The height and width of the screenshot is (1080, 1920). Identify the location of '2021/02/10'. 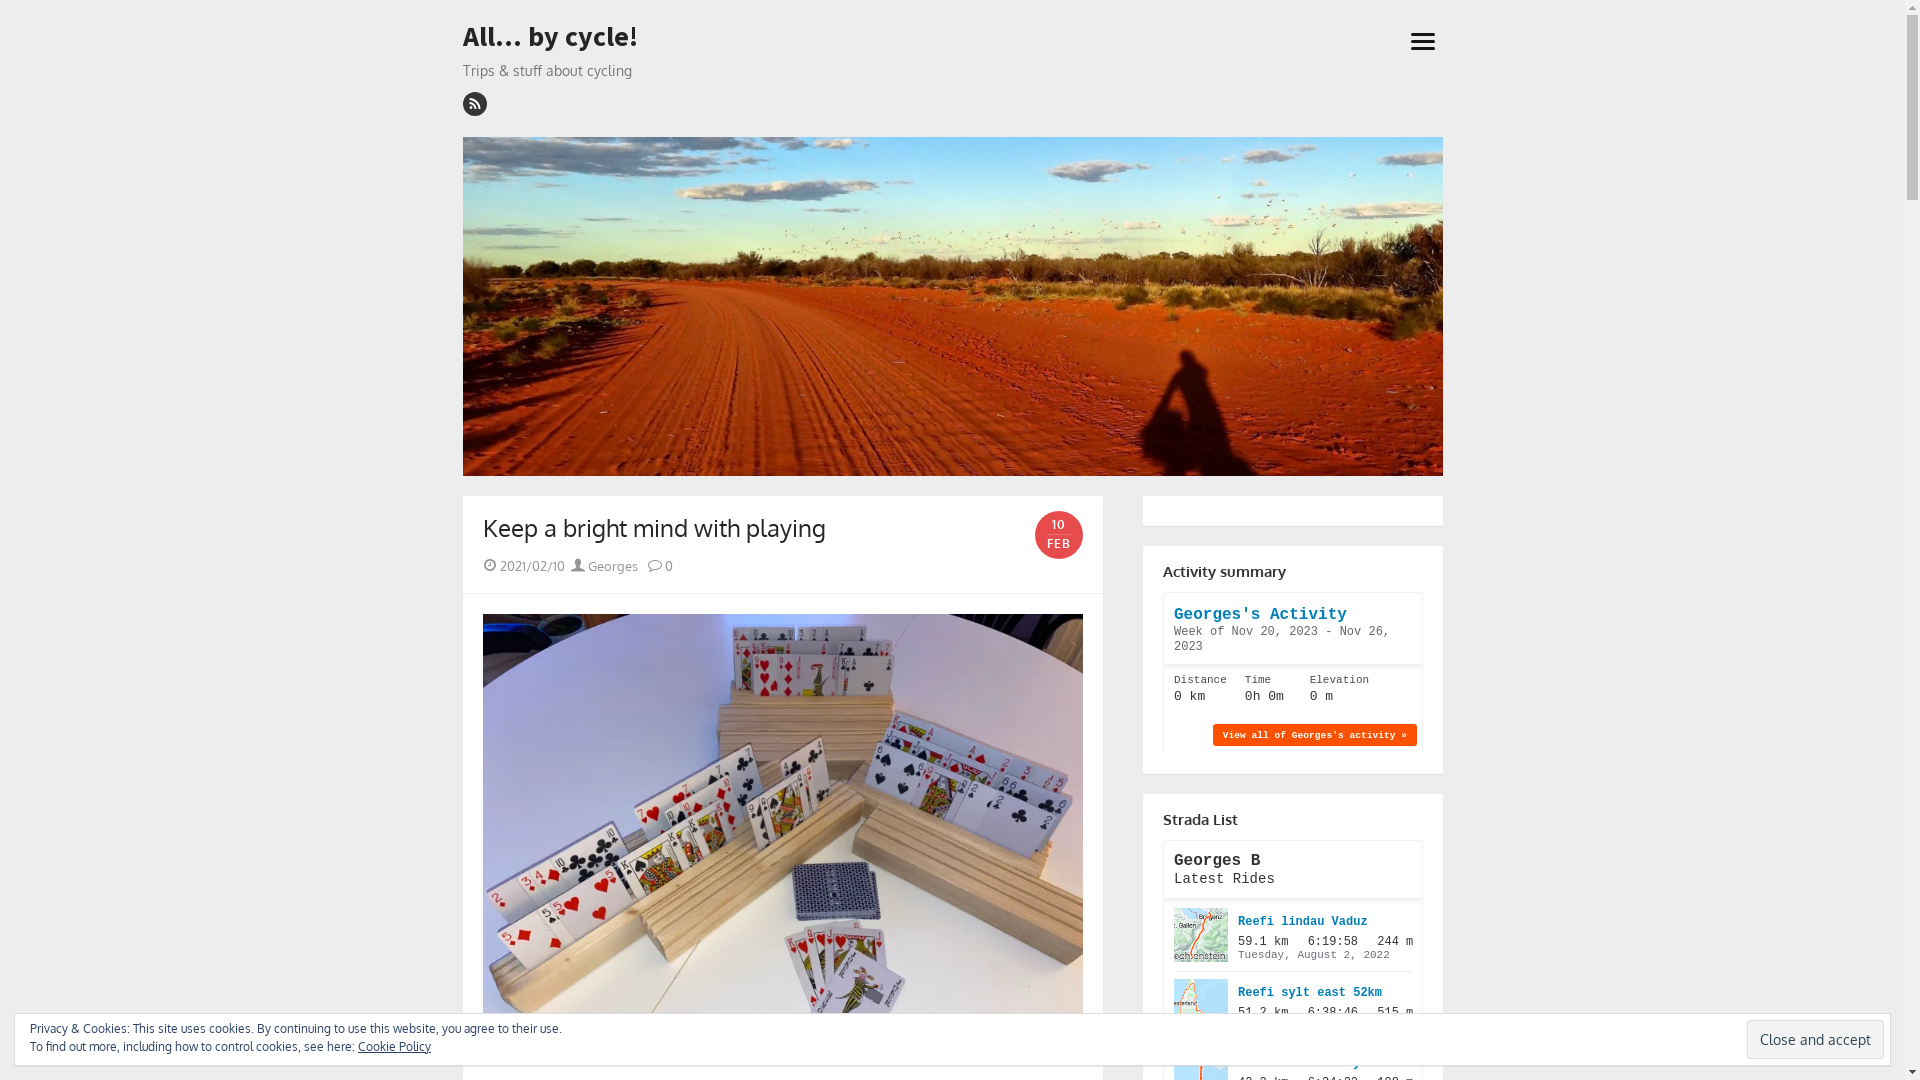
(532, 566).